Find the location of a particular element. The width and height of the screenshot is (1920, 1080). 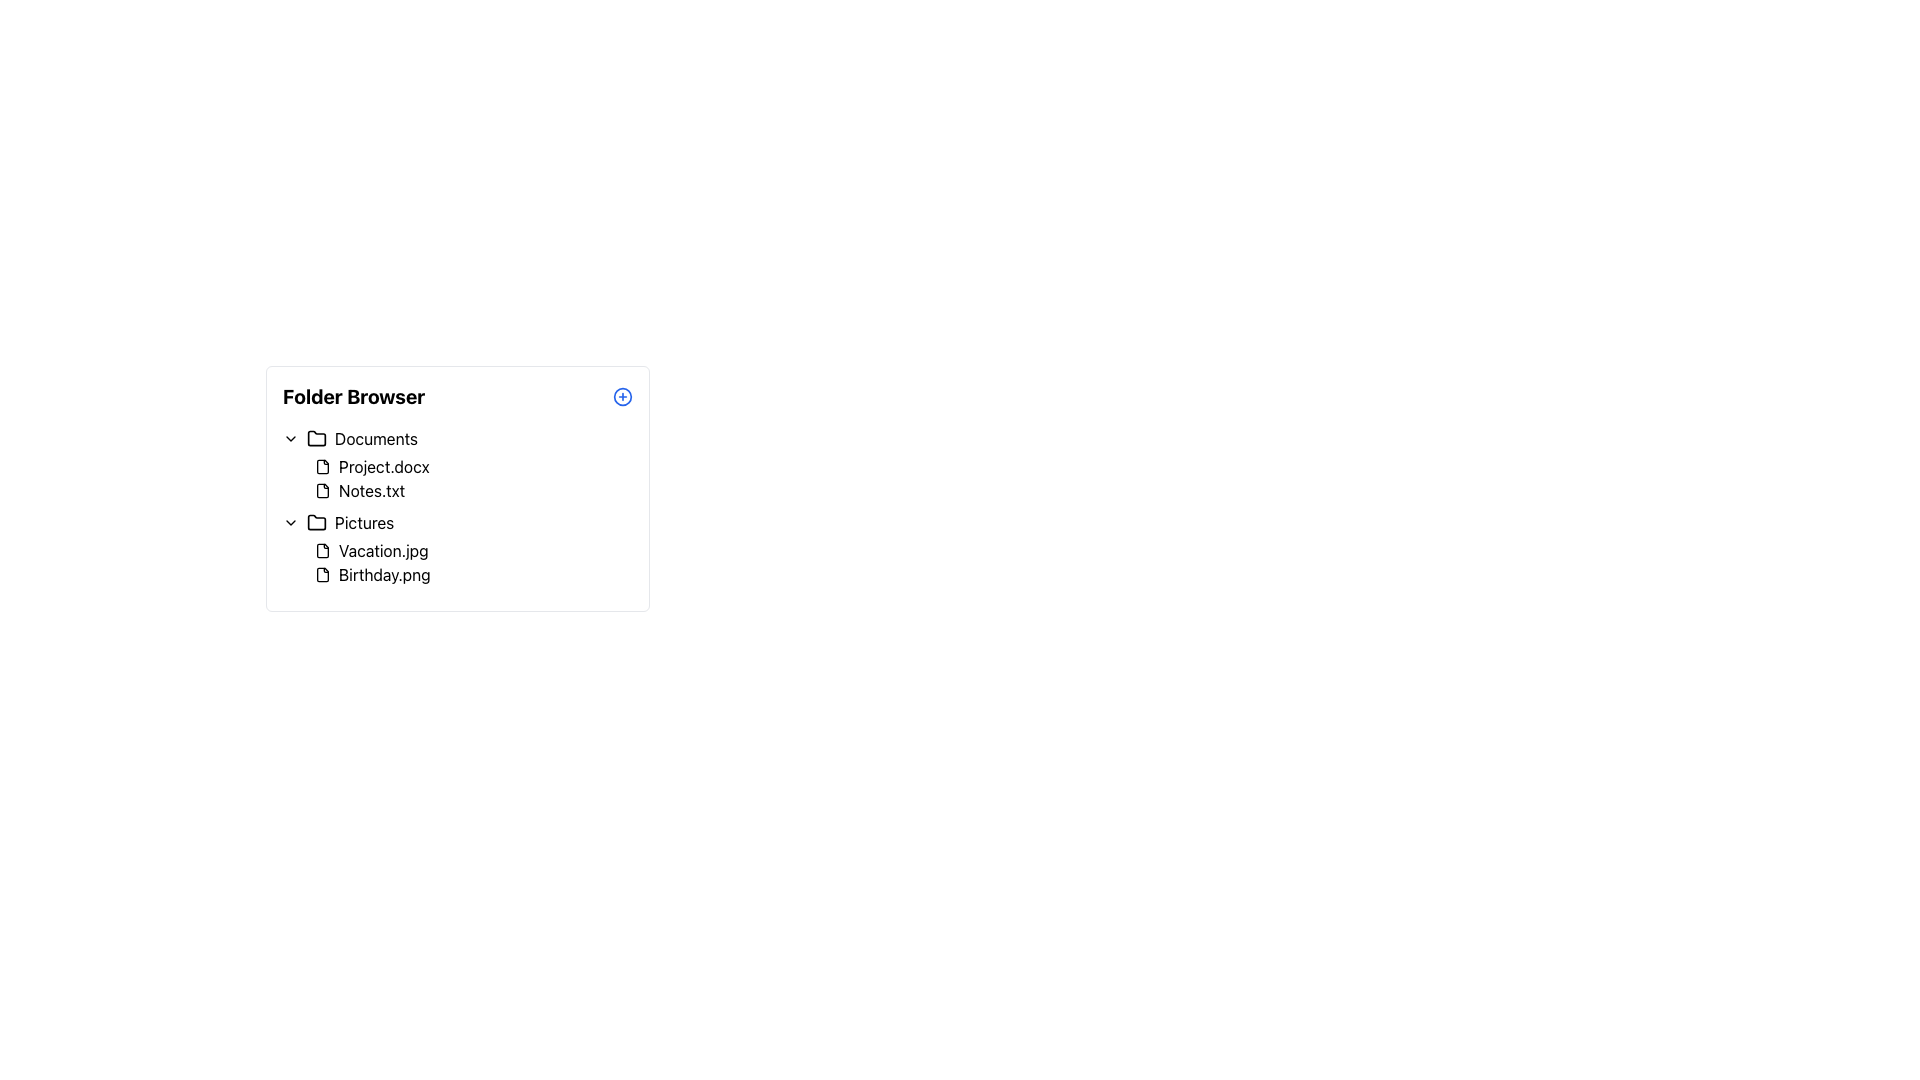

the file representation element labeled 'Birthday.png' located in the 'Pictures' folder is located at coordinates (469, 574).